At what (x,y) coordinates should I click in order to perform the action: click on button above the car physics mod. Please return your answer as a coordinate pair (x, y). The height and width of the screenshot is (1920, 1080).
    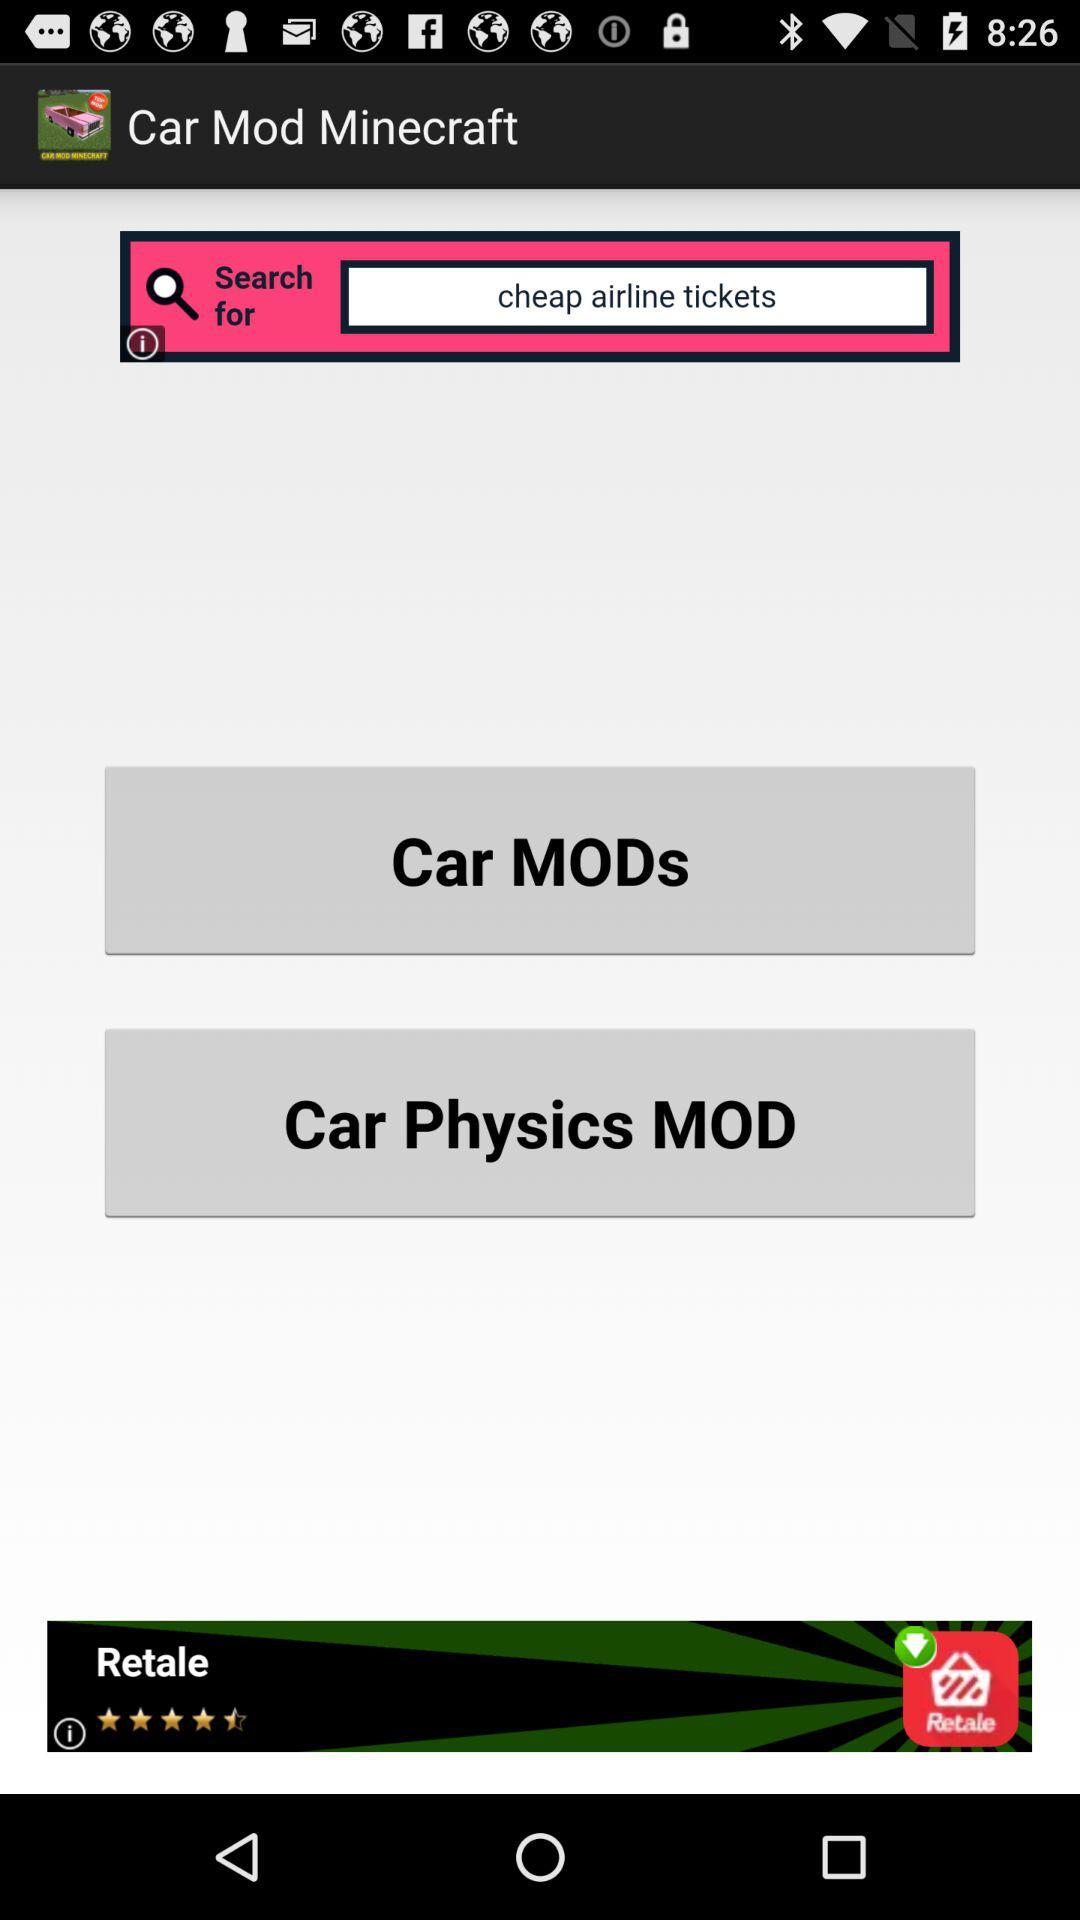
    Looking at the image, I should click on (540, 860).